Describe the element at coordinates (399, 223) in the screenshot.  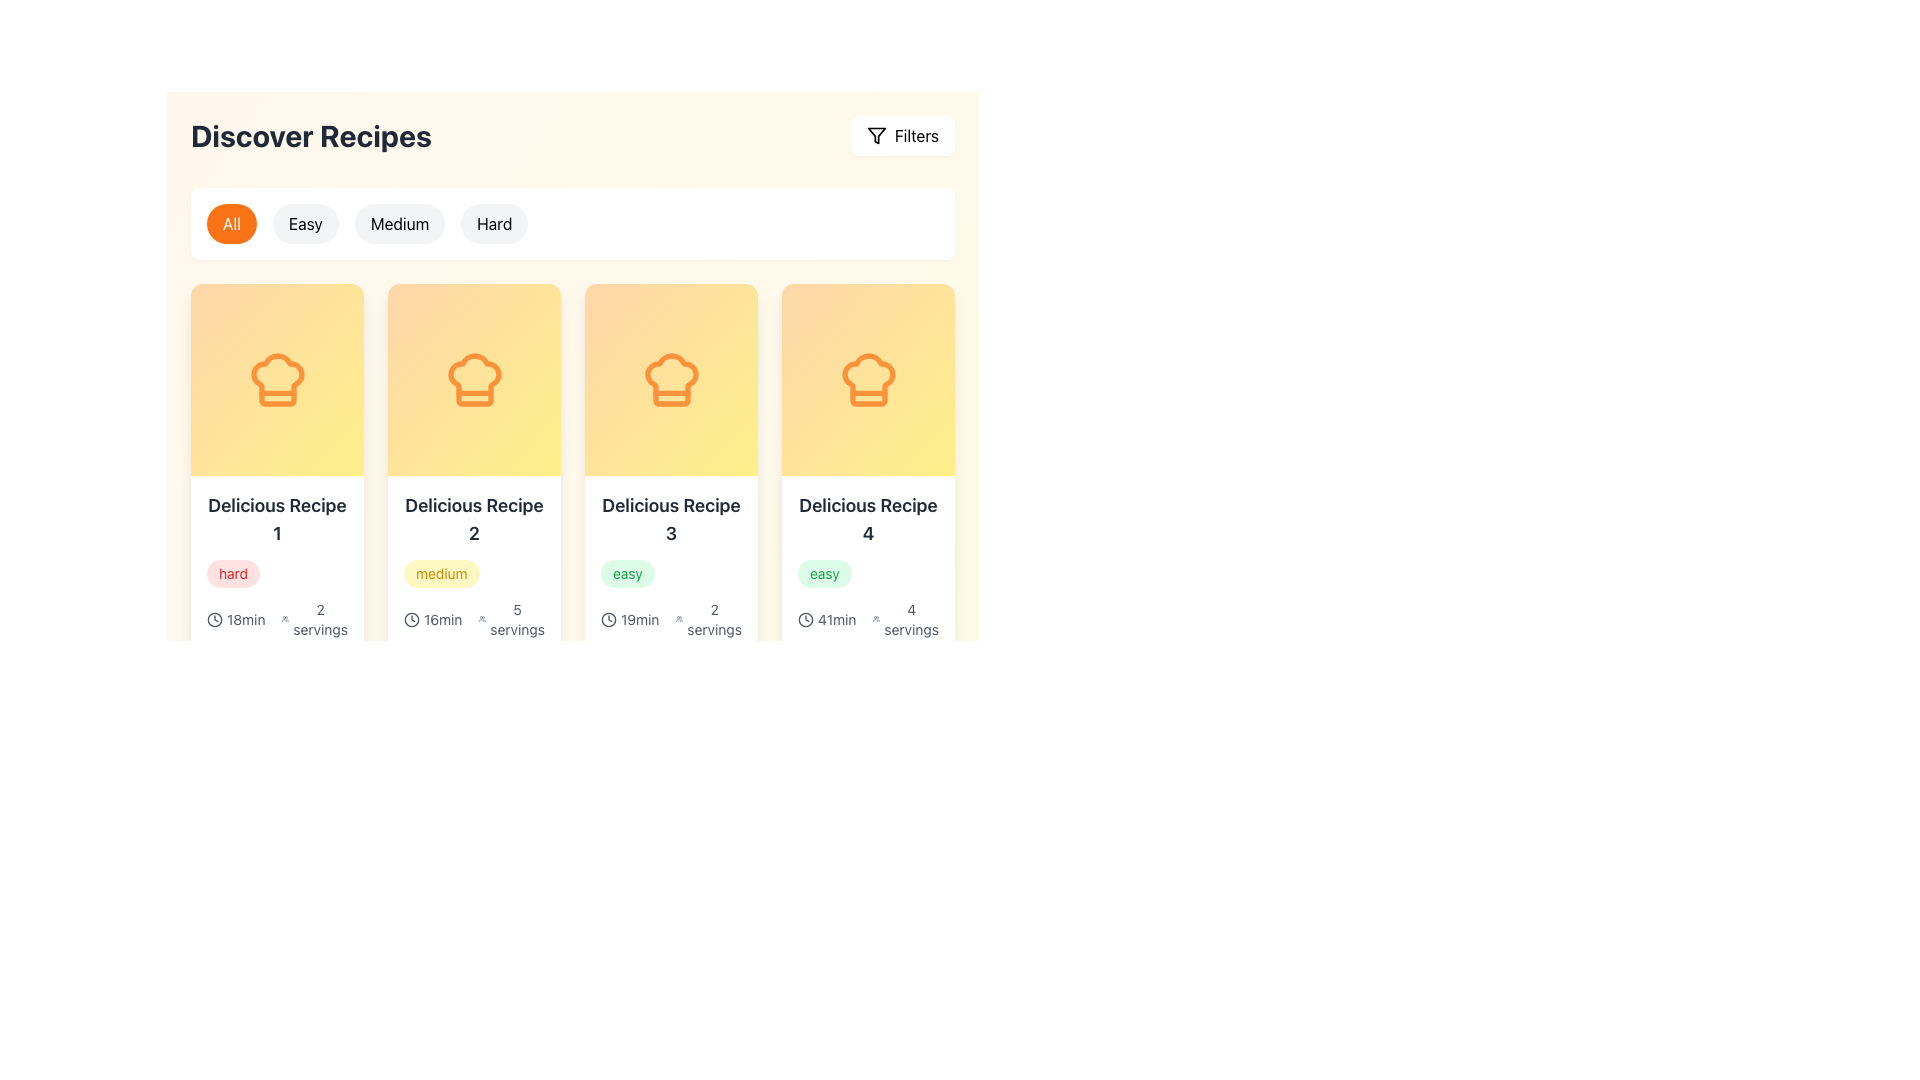
I see `the 'Medium' button, which is the third button in a row of four` at that location.